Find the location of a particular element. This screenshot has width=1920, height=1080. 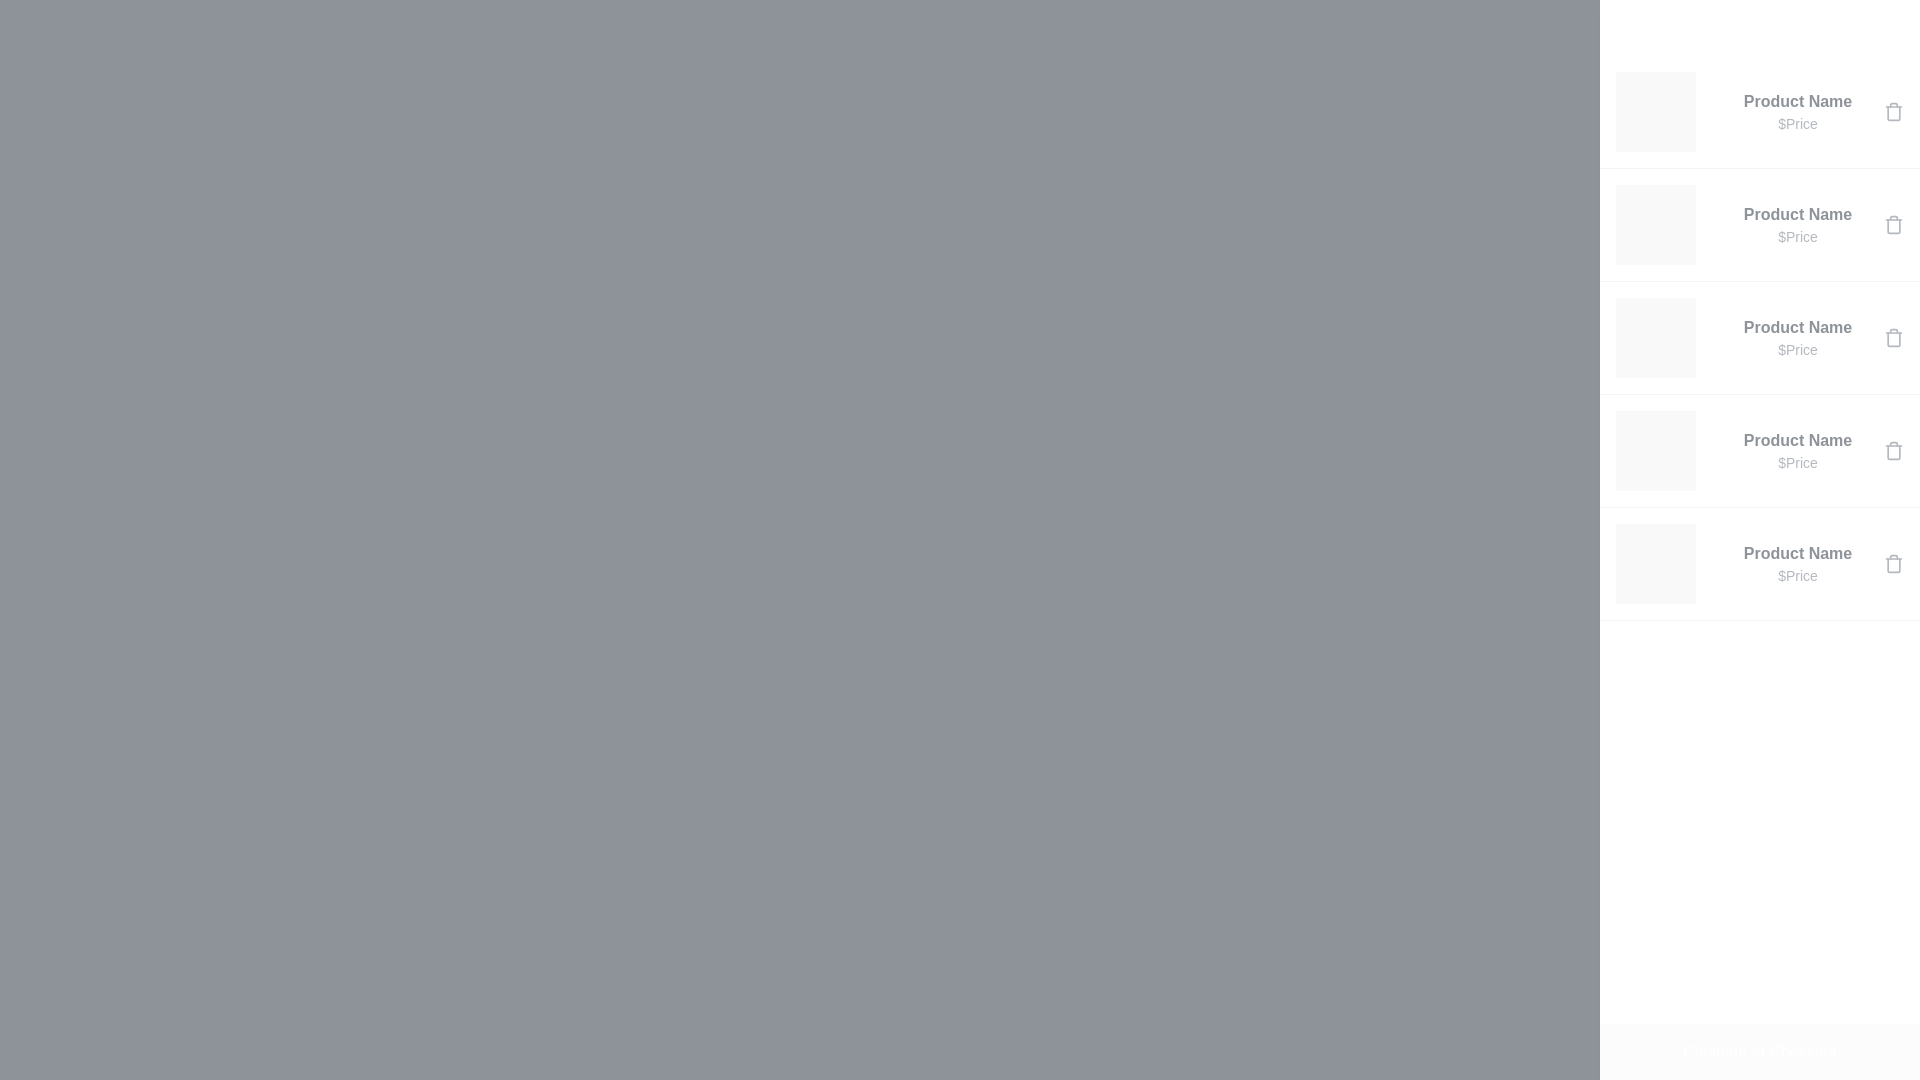

the text block displaying 'Product Name' and 'Price' in the fifth item of the list is located at coordinates (1798, 563).